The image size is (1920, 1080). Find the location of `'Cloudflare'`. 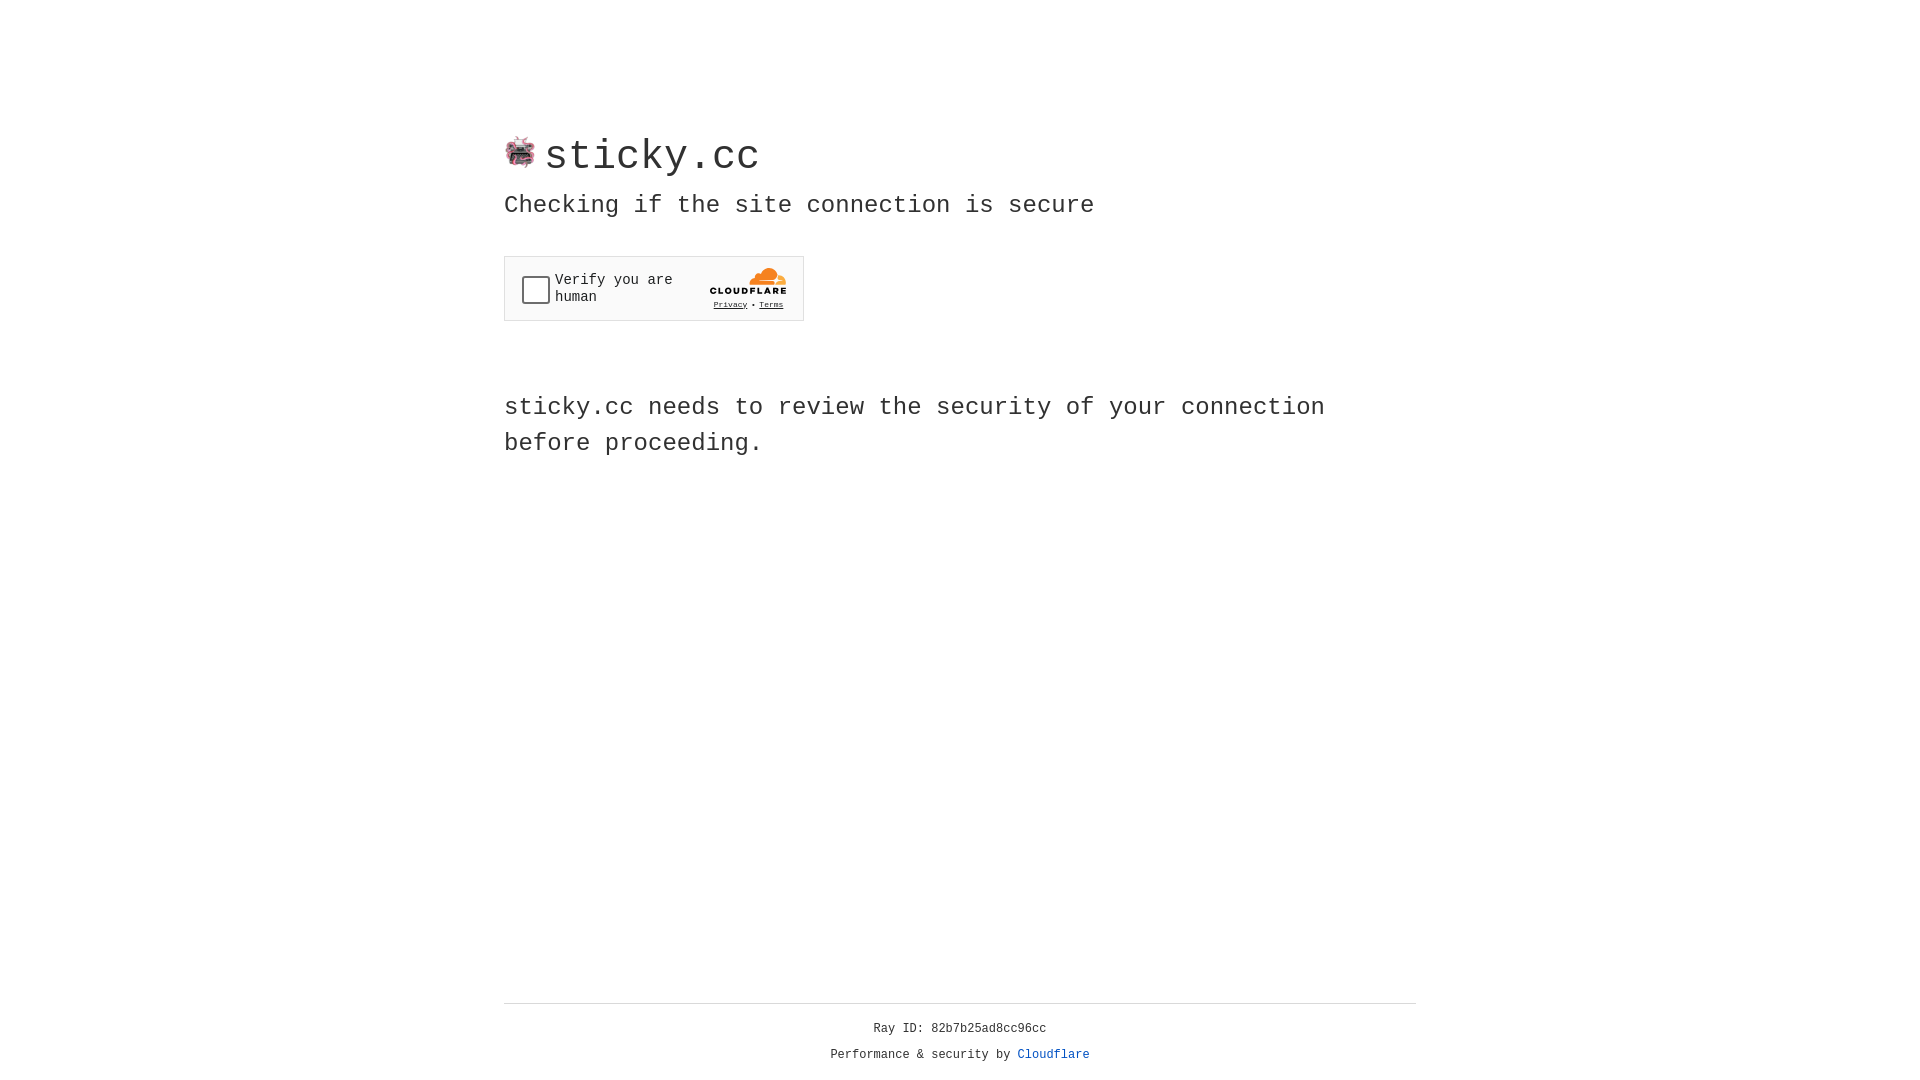

'Cloudflare' is located at coordinates (1053, 1054).